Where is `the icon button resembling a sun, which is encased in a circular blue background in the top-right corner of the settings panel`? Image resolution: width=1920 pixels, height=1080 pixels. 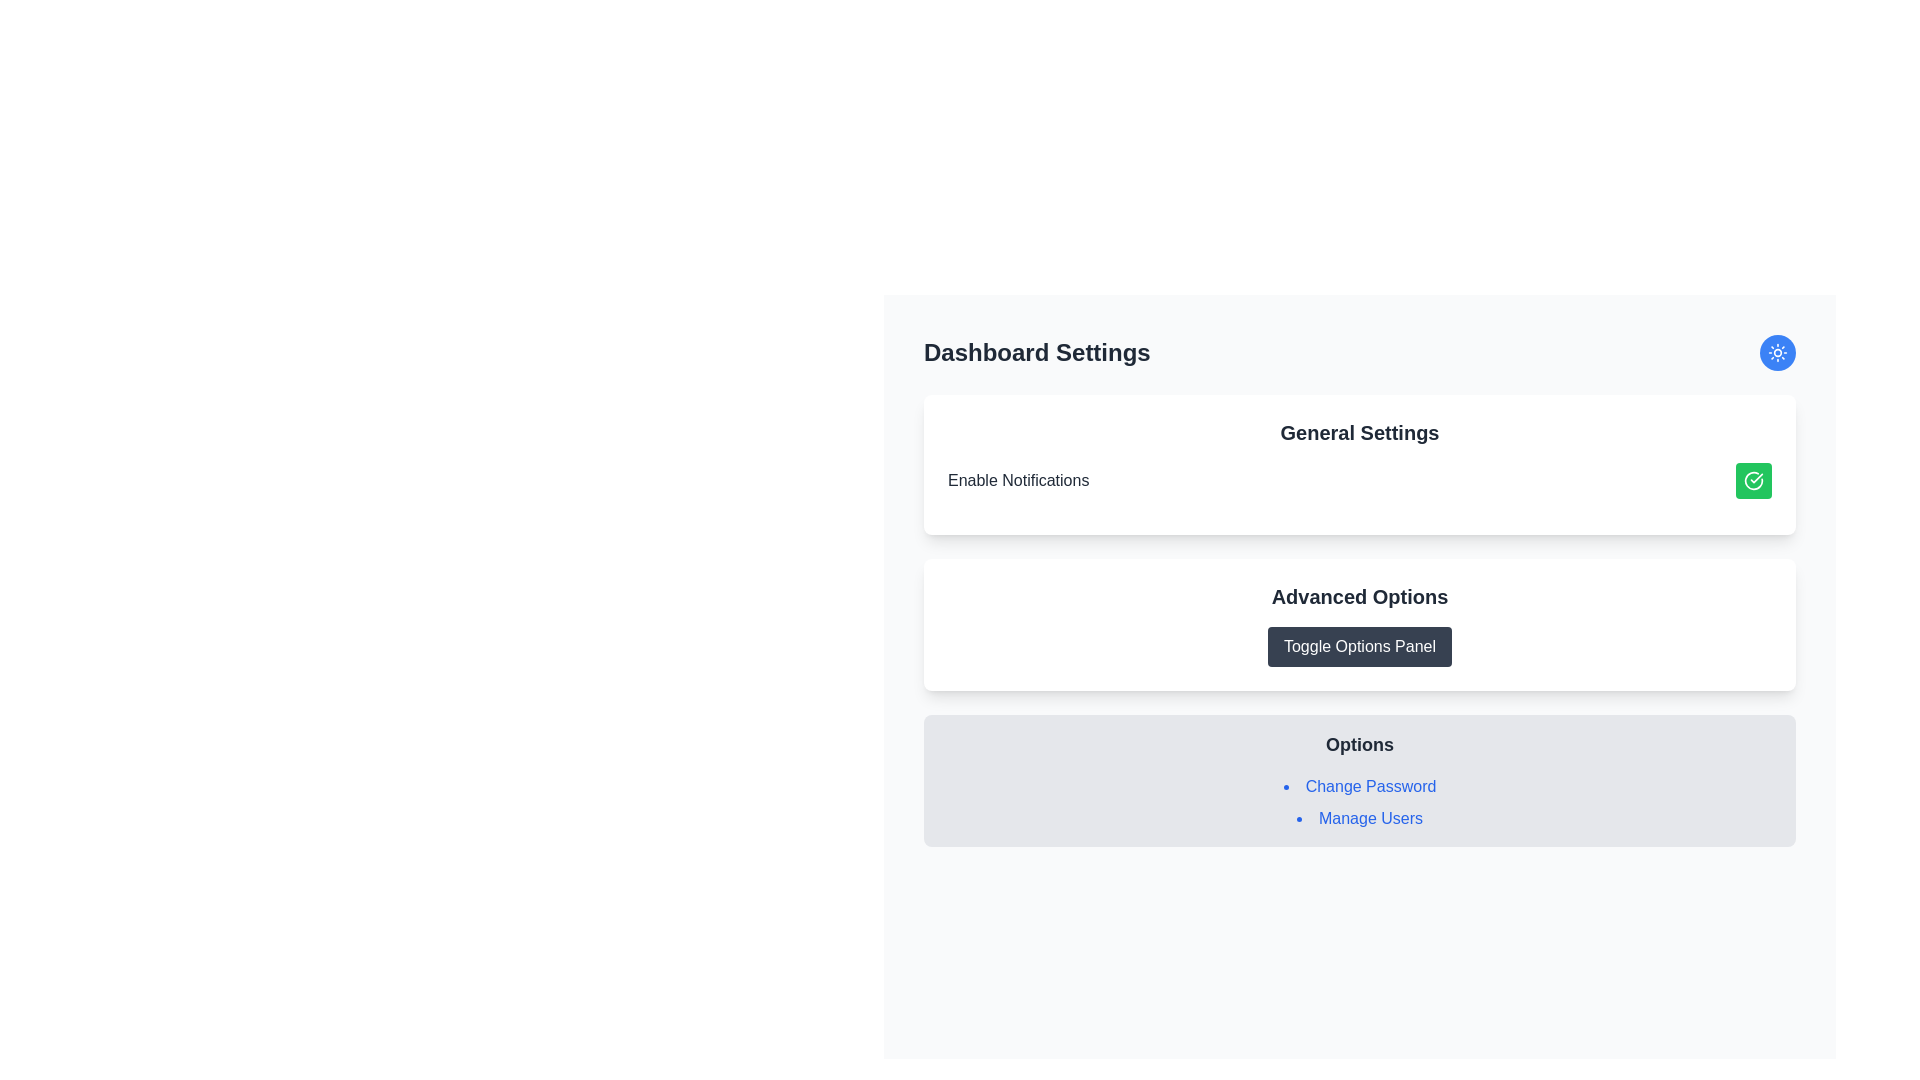
the icon button resembling a sun, which is encased in a circular blue background in the top-right corner of the settings panel is located at coordinates (1777, 352).